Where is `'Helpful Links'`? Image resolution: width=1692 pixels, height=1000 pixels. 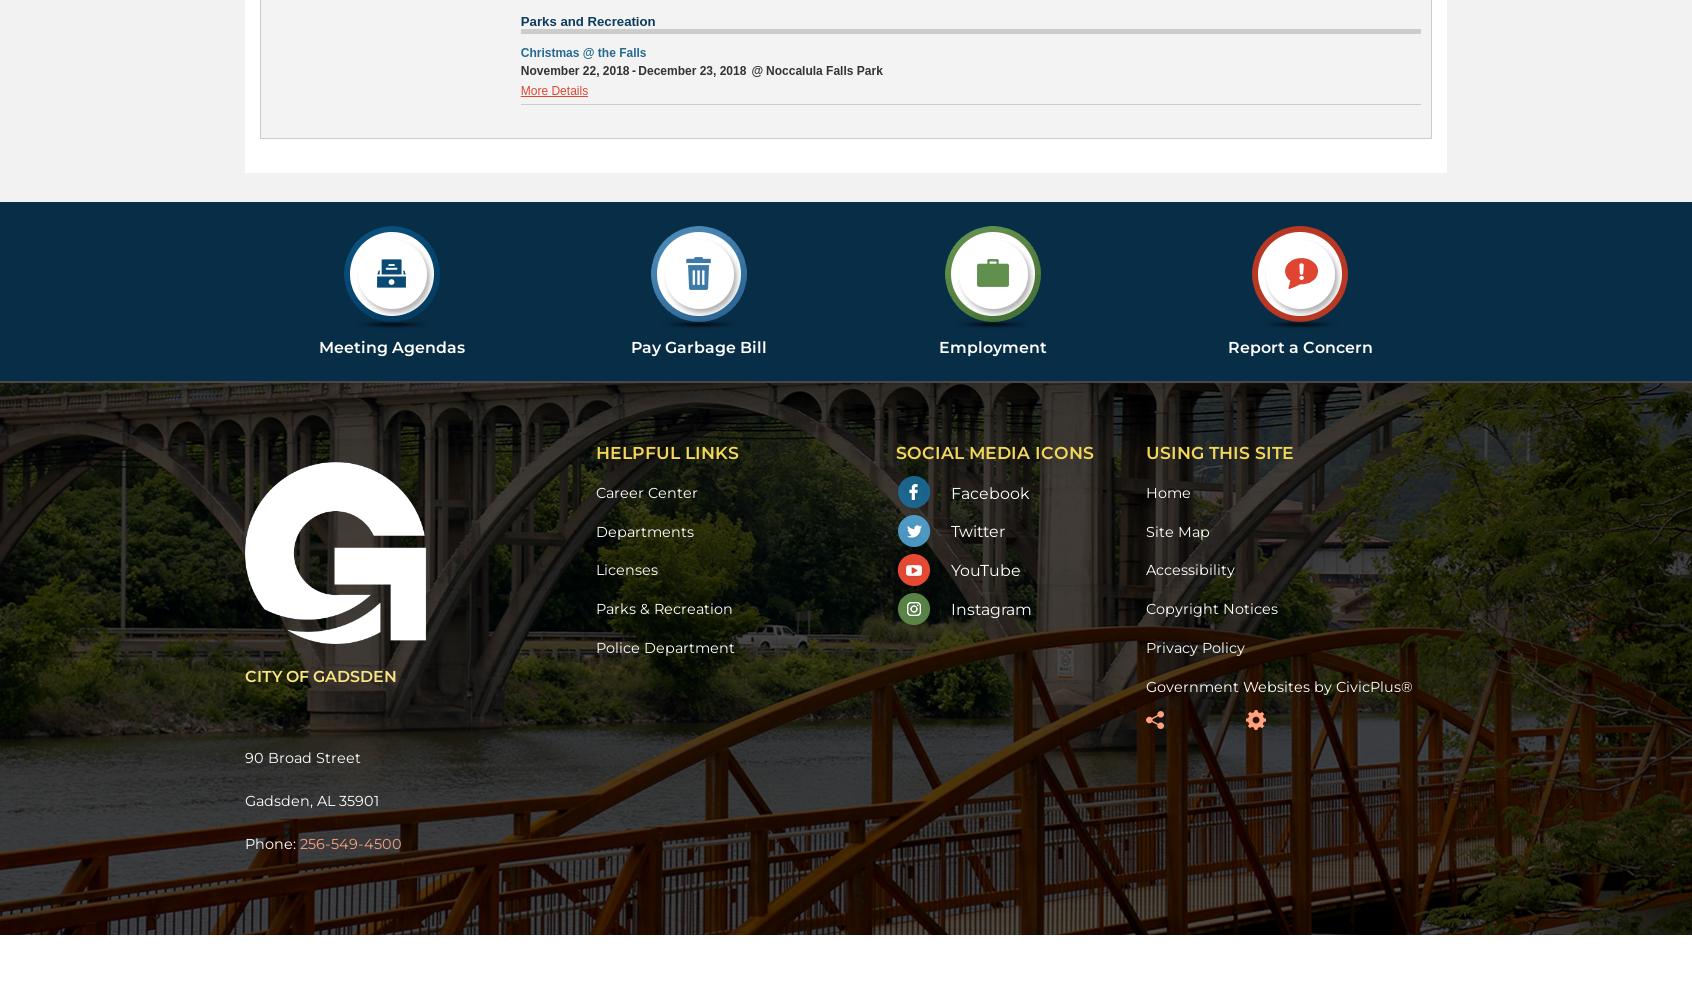
'Helpful Links' is located at coordinates (666, 451).